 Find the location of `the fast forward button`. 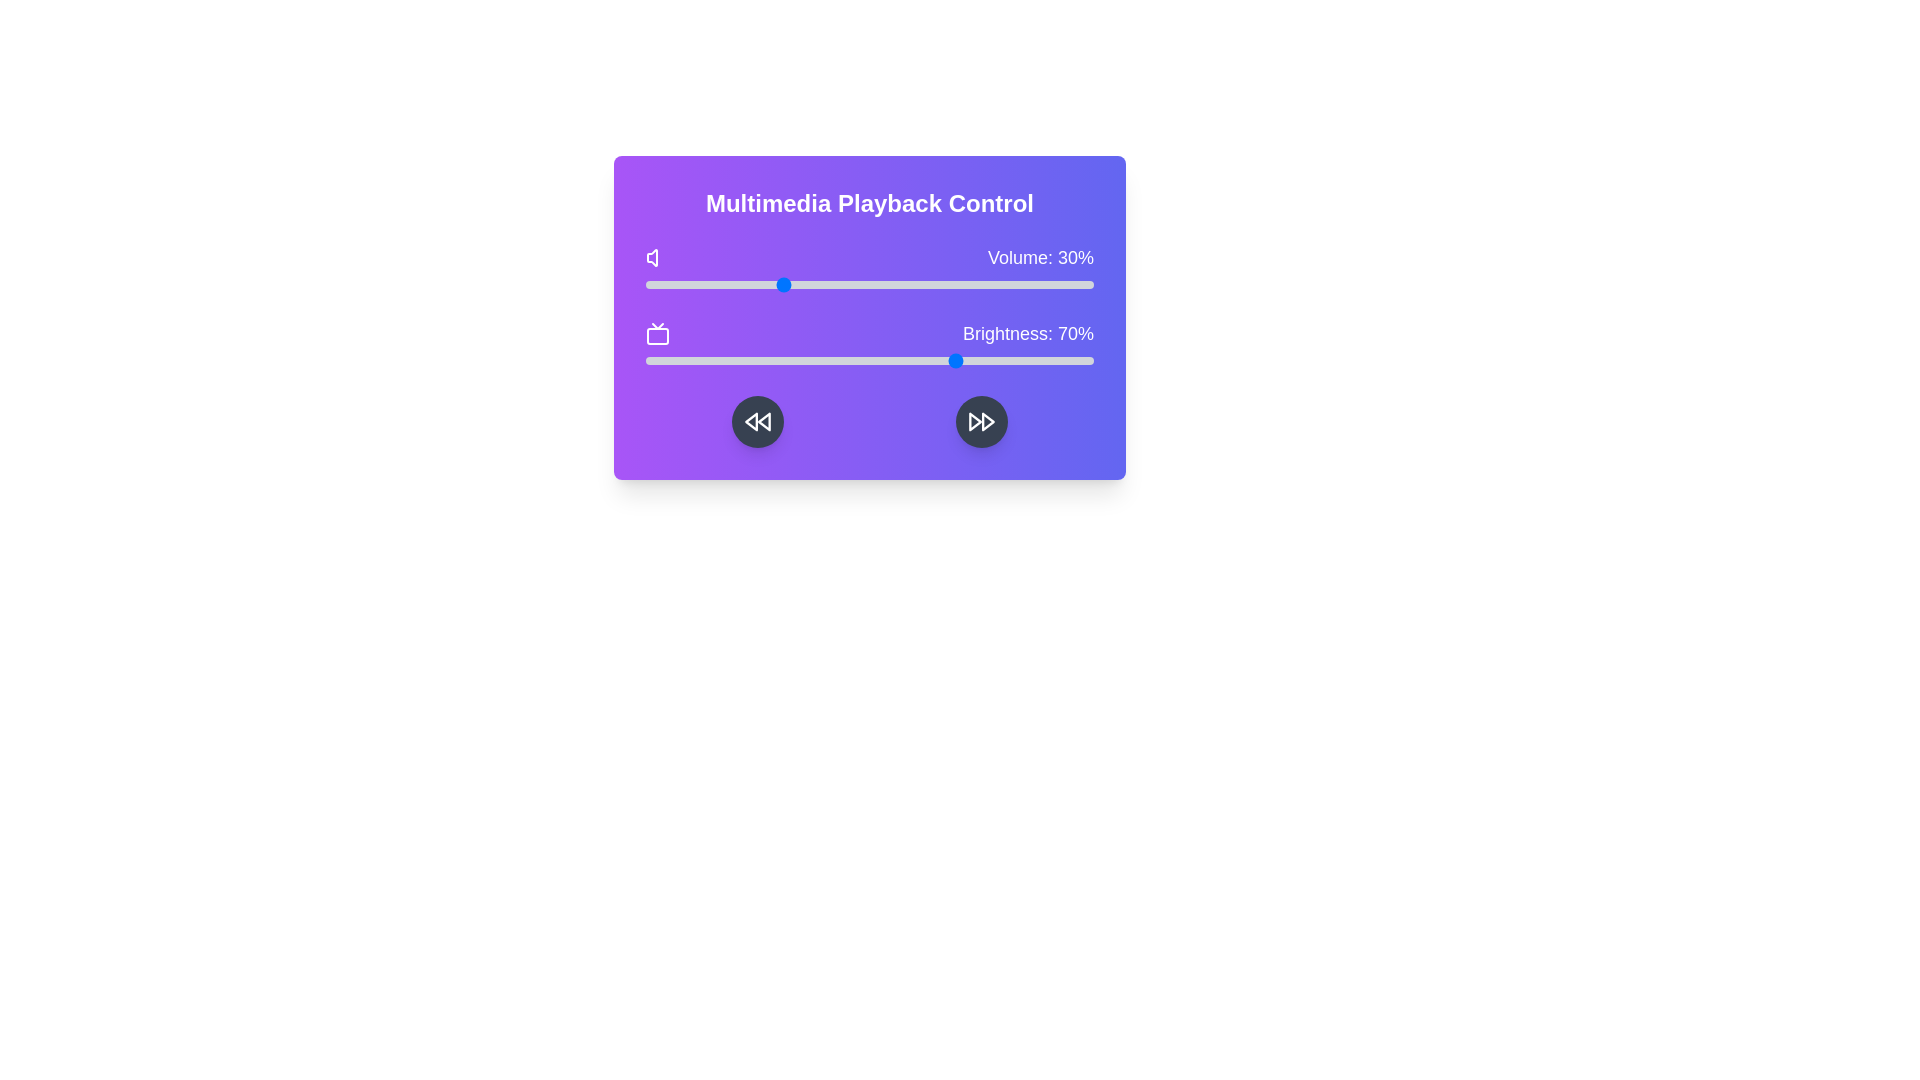

the fast forward button is located at coordinates (982, 420).